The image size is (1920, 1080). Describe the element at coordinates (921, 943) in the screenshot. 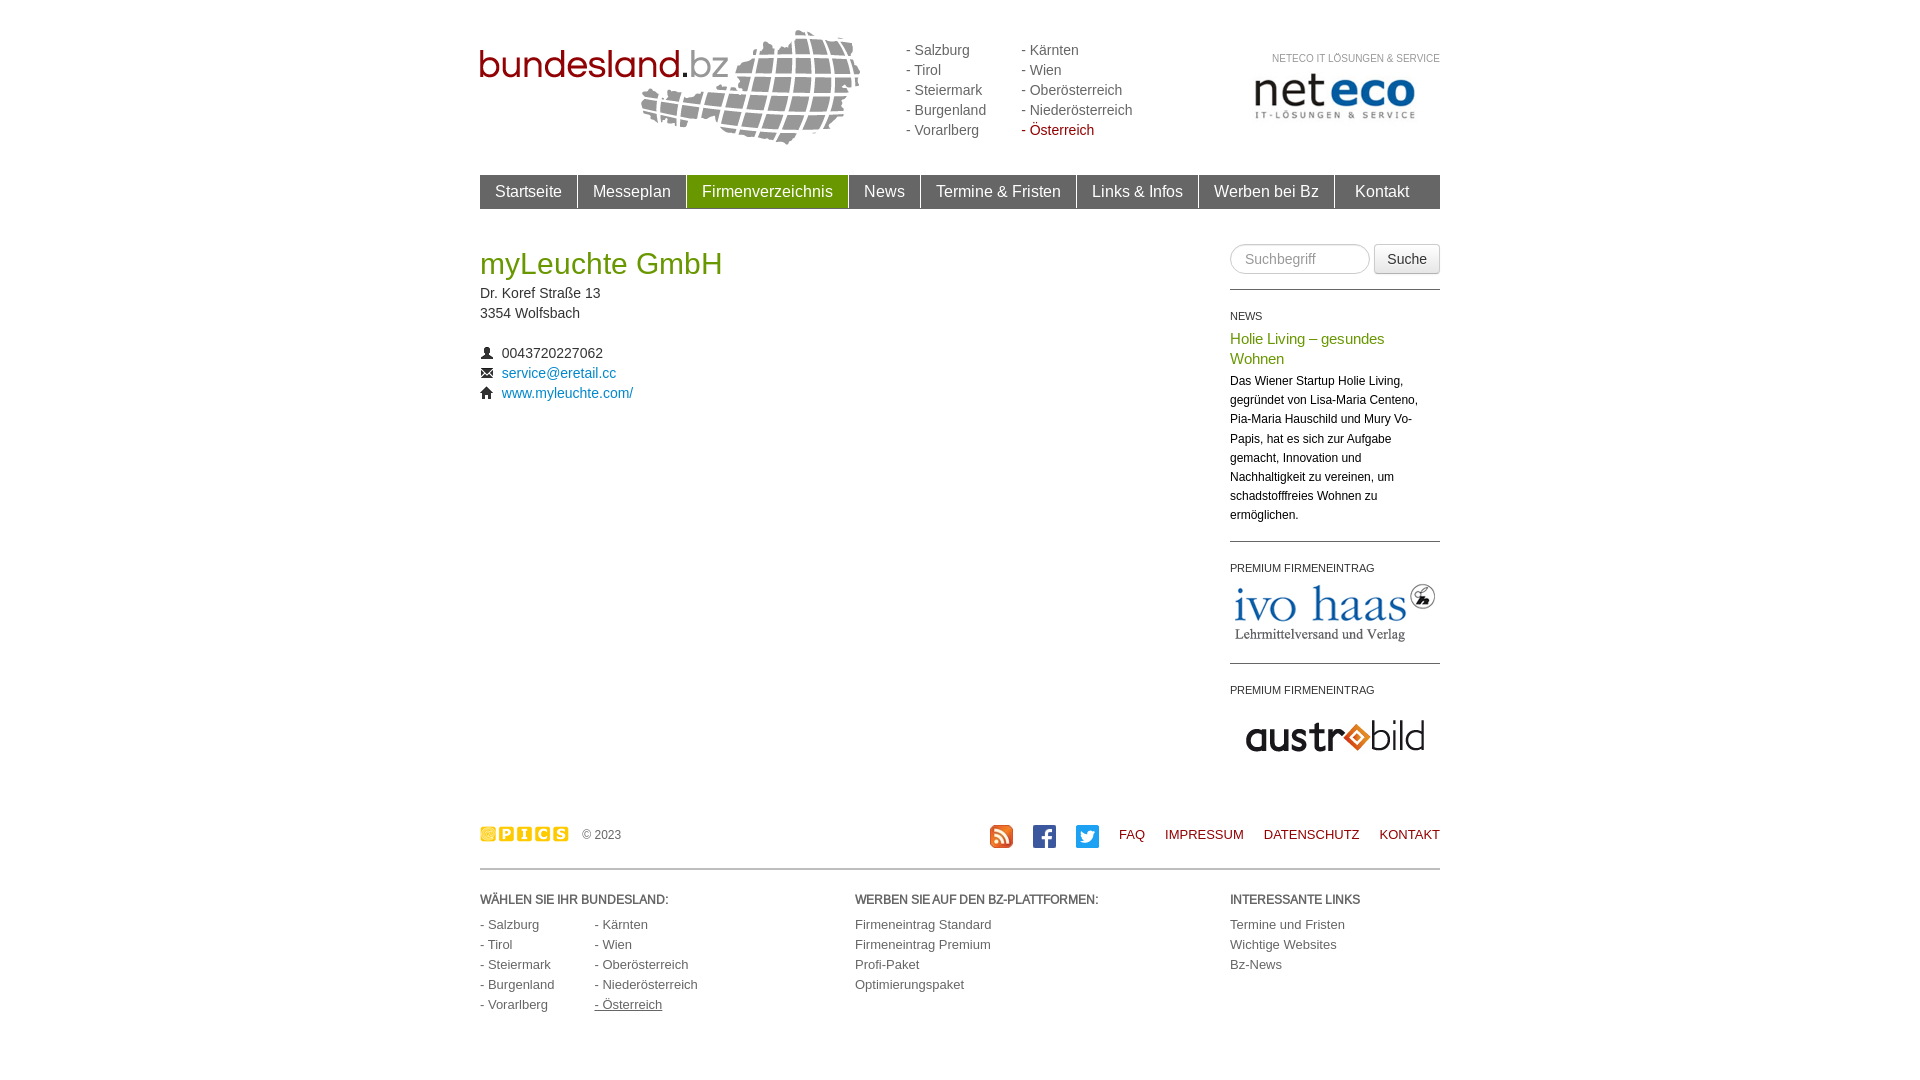

I see `'Firmeneintrag Premium'` at that location.